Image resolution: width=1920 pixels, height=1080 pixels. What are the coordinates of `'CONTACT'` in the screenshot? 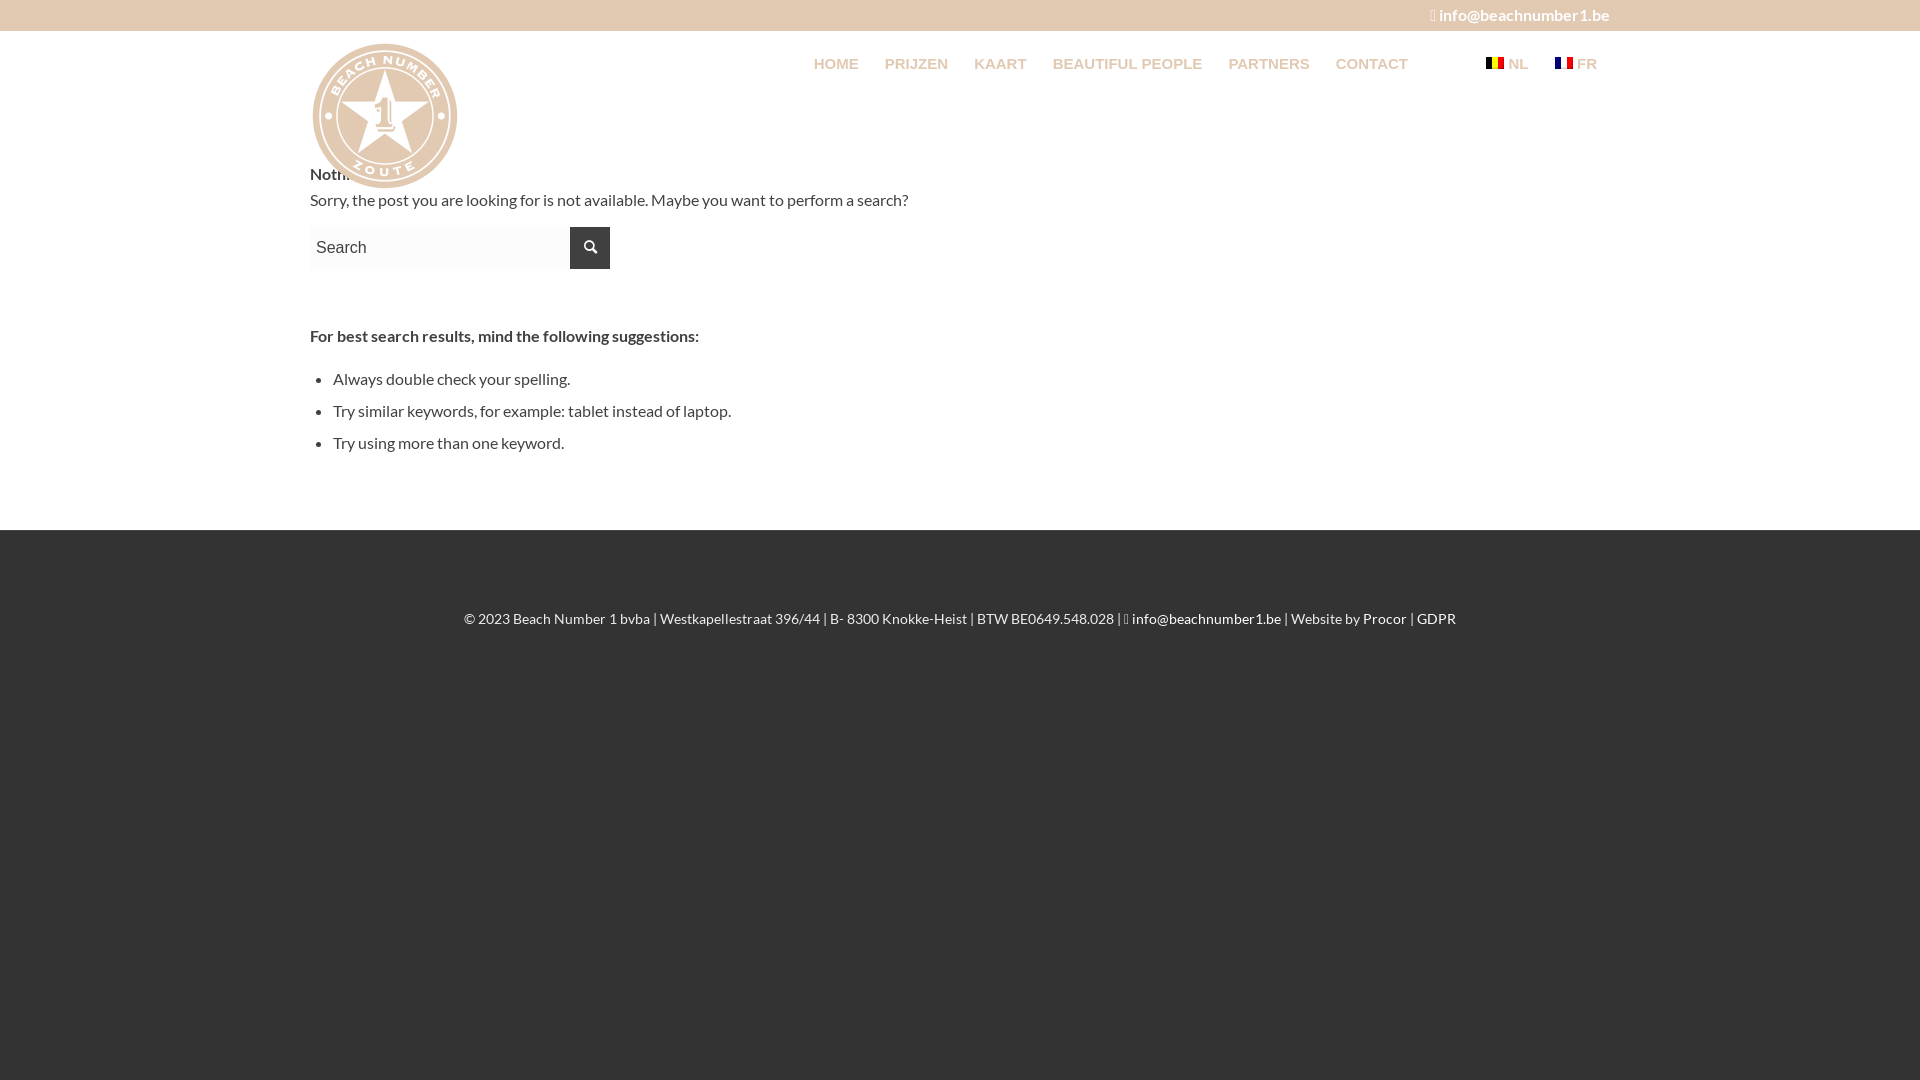 It's located at (1371, 62).